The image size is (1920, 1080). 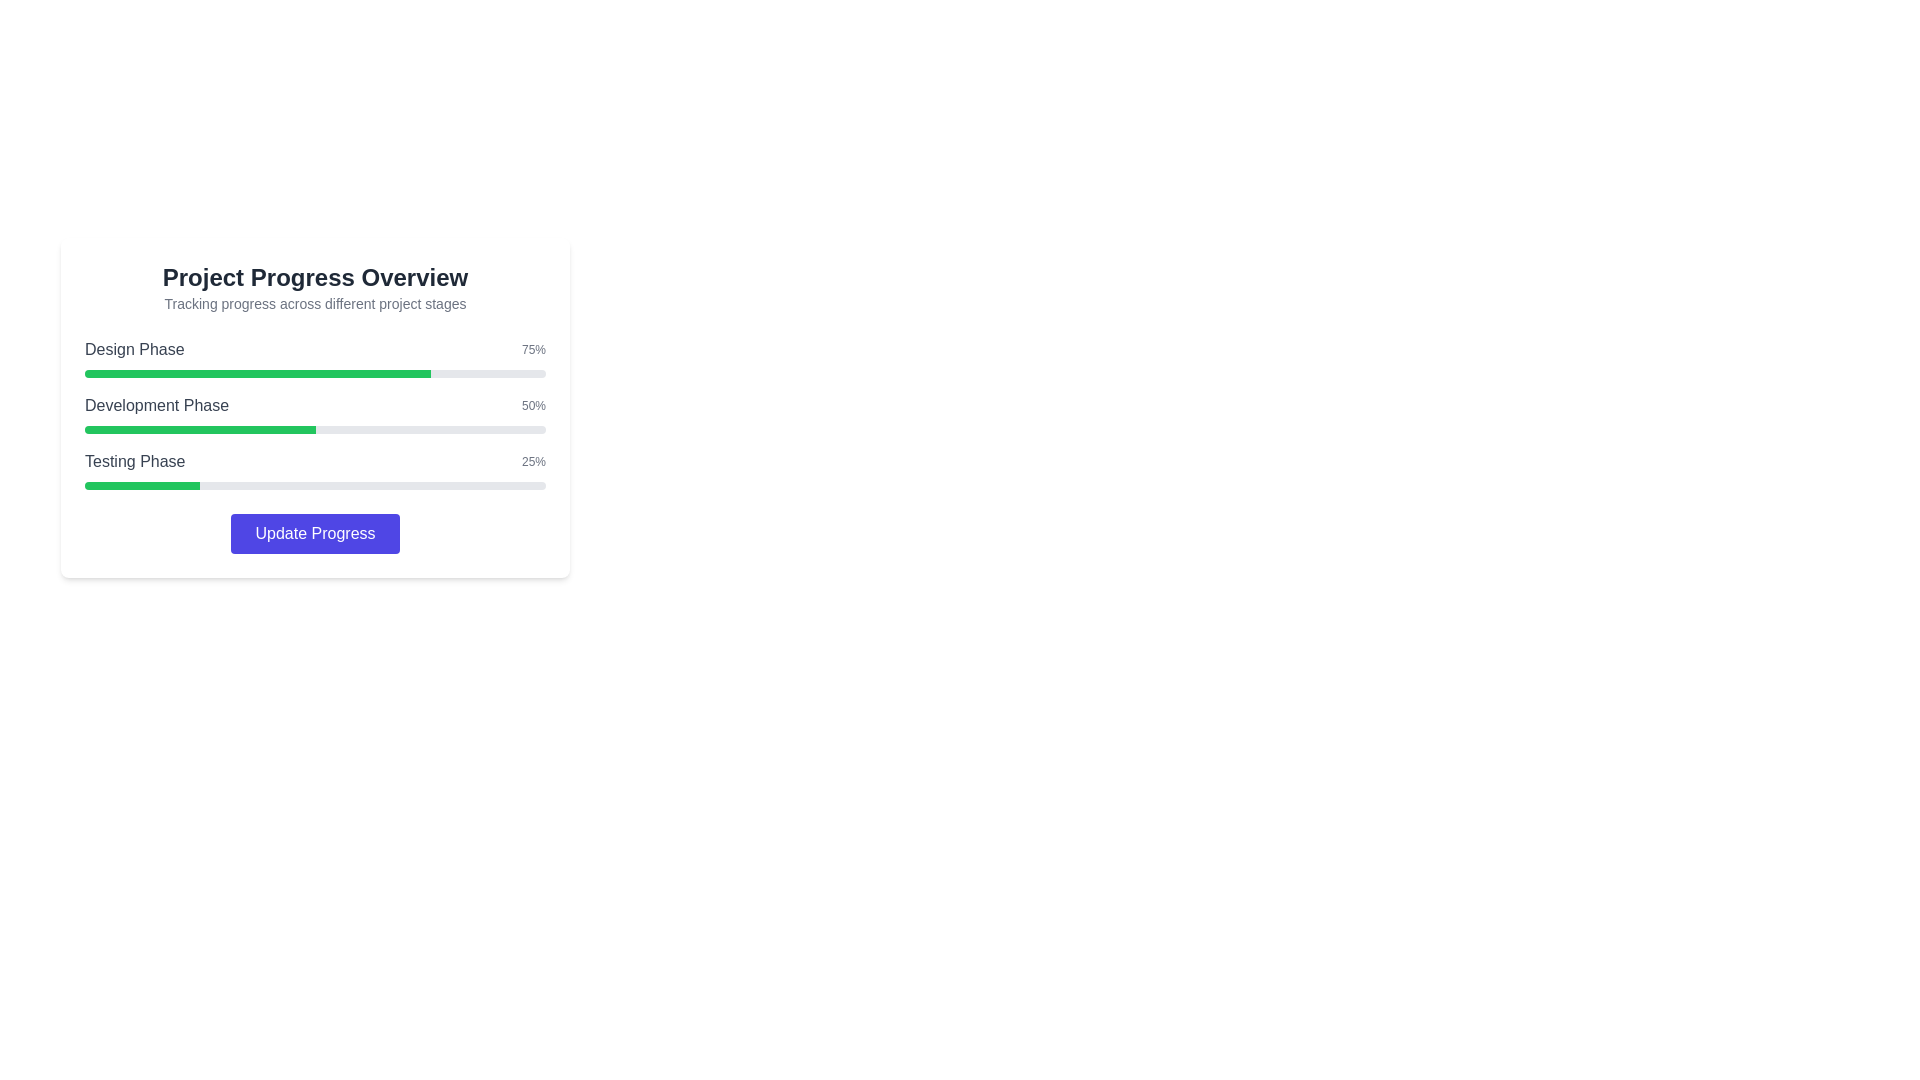 I want to click on the 'Update Progress' button with a blue background and white text located at the bottom center of the 'Project Progress Overview' card to update progress, so click(x=314, y=532).